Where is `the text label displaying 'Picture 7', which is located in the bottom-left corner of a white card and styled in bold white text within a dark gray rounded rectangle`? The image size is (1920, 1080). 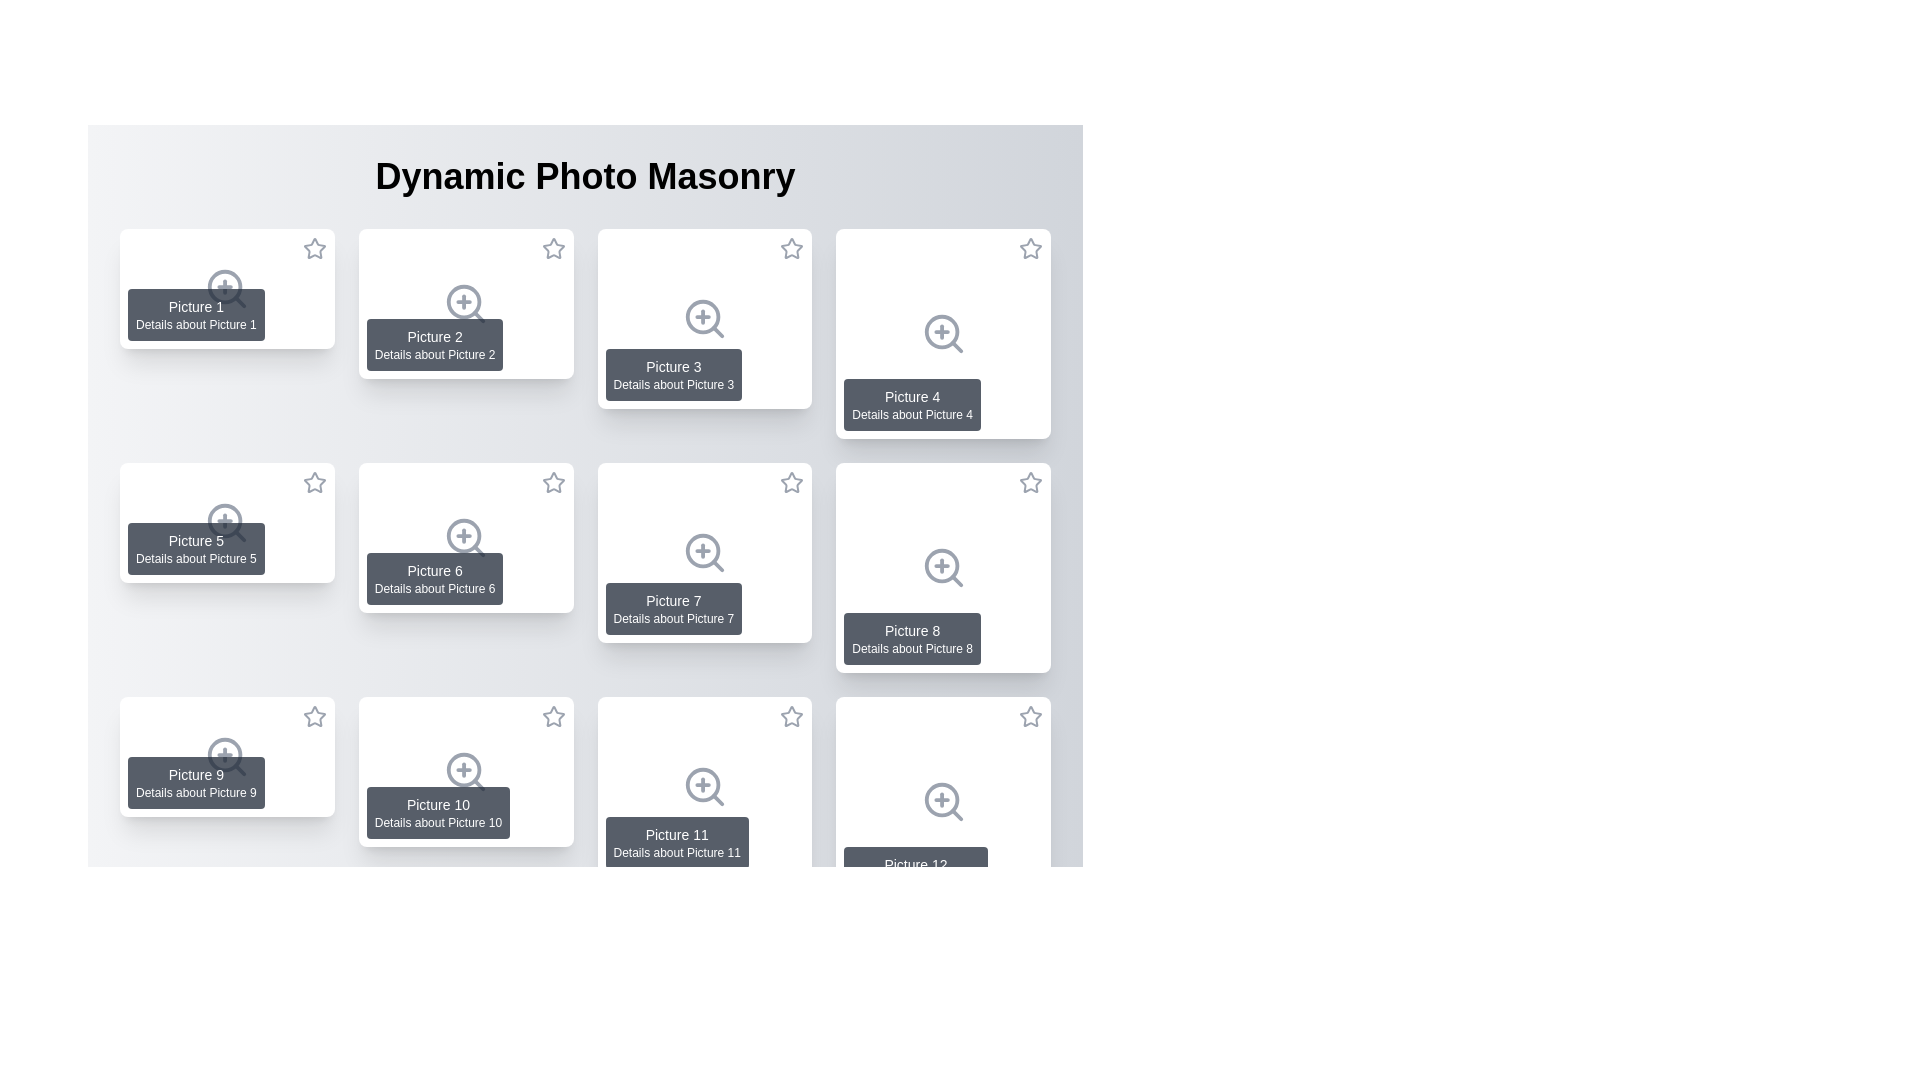
the text label displaying 'Picture 7', which is located in the bottom-left corner of a white card and styled in bold white text within a dark gray rounded rectangle is located at coordinates (673, 600).